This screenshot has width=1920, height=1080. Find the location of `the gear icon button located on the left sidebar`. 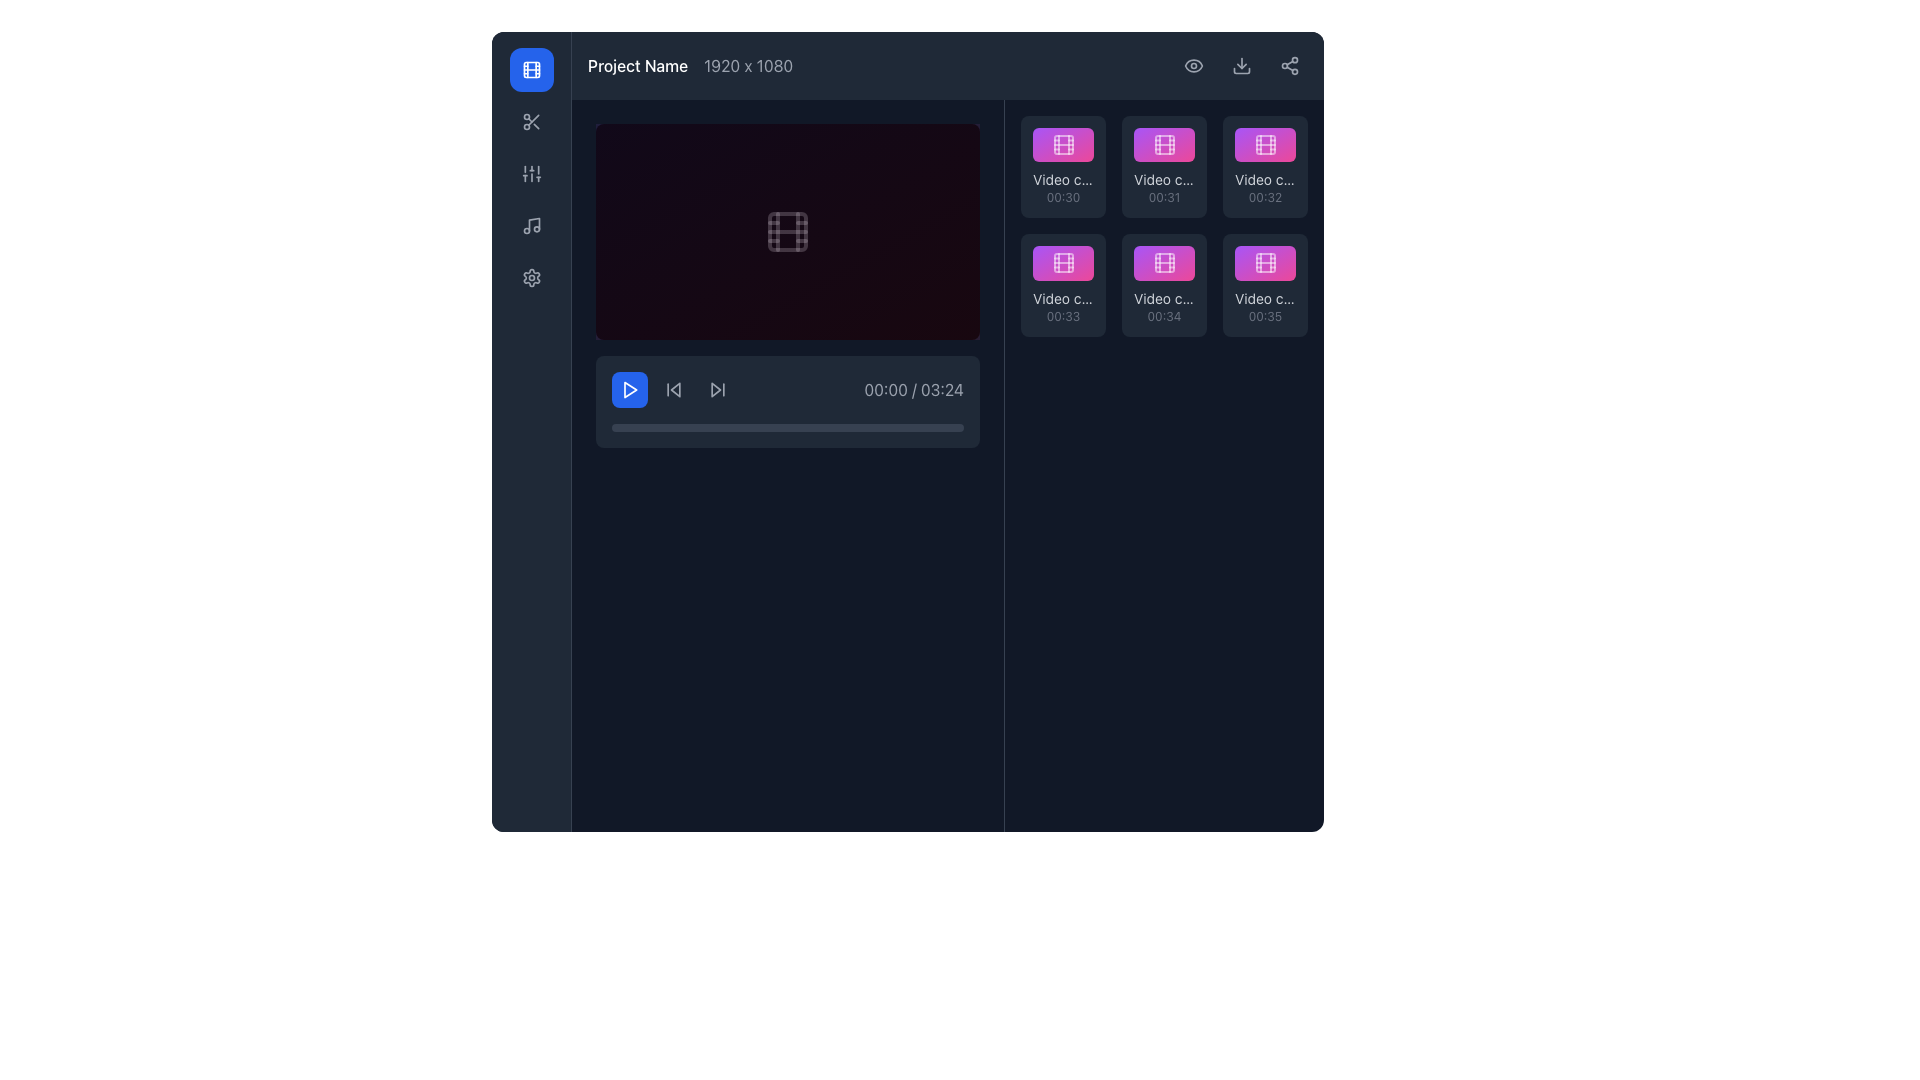

the gear icon button located on the left sidebar is located at coordinates (531, 277).